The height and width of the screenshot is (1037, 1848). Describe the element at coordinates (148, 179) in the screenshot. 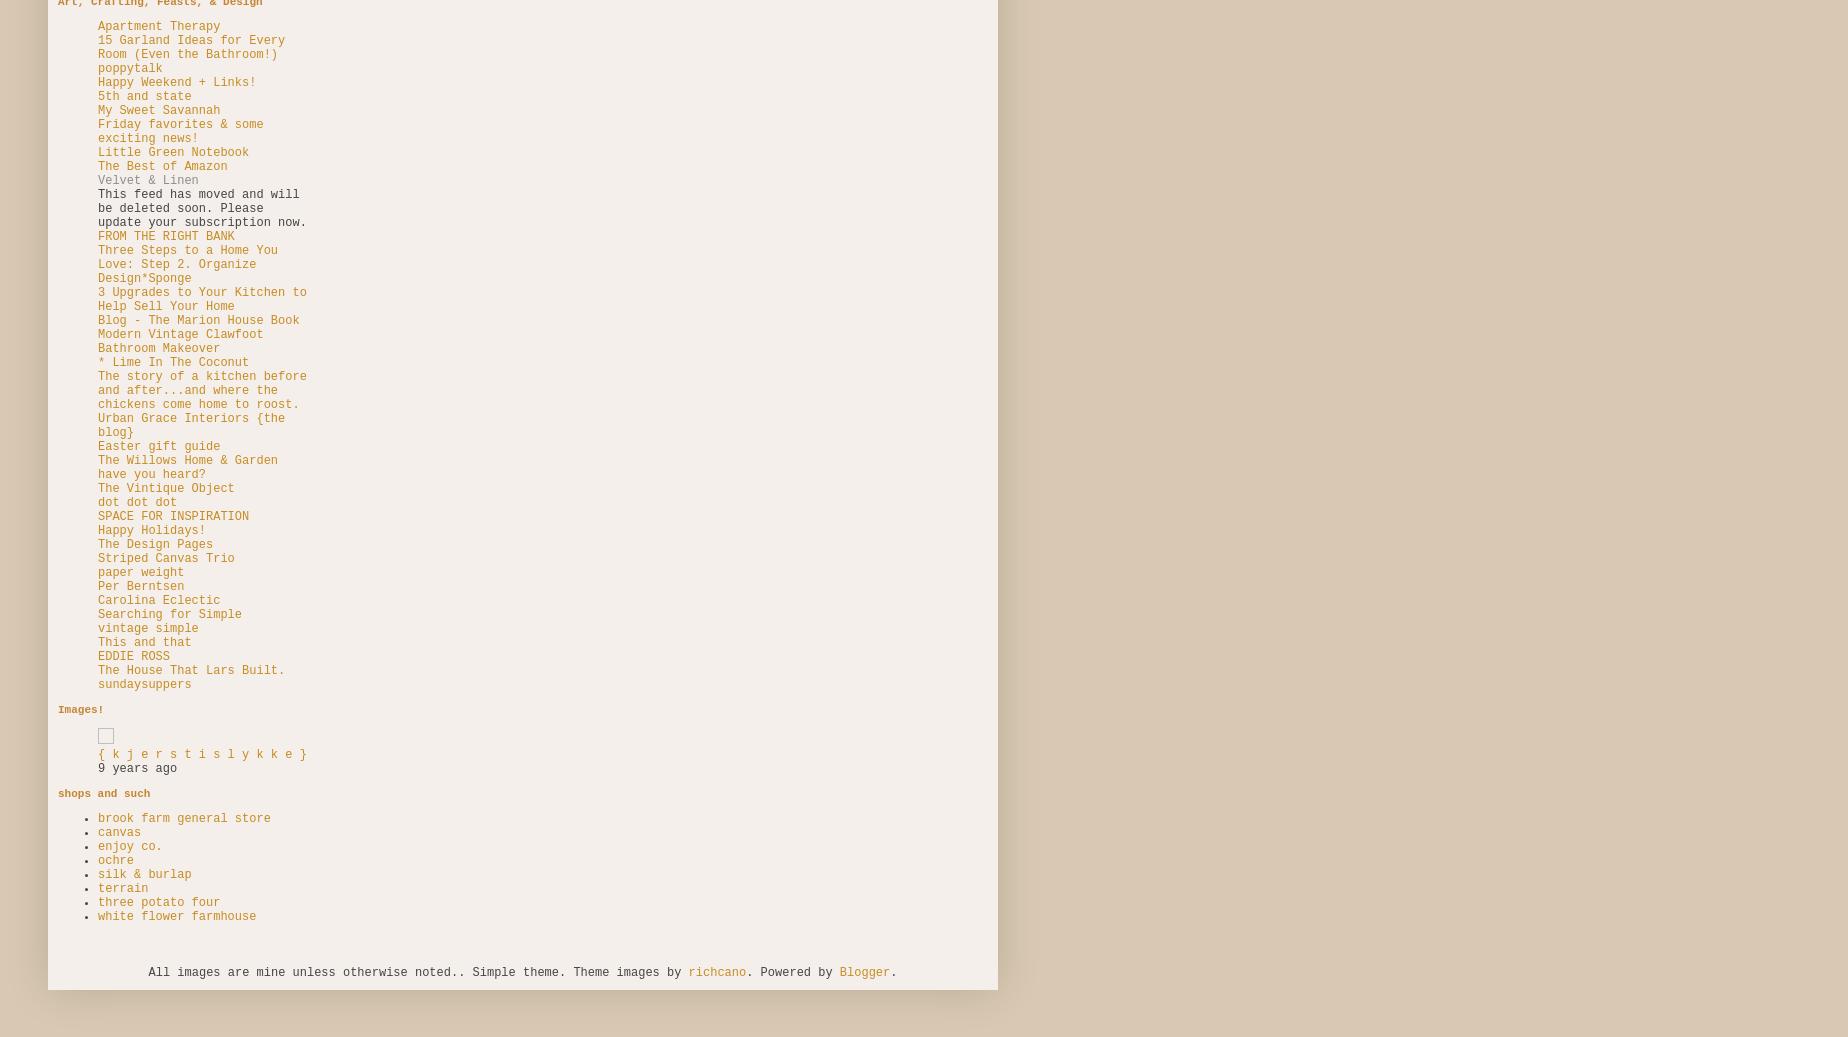

I see `'Velvet & Linen'` at that location.